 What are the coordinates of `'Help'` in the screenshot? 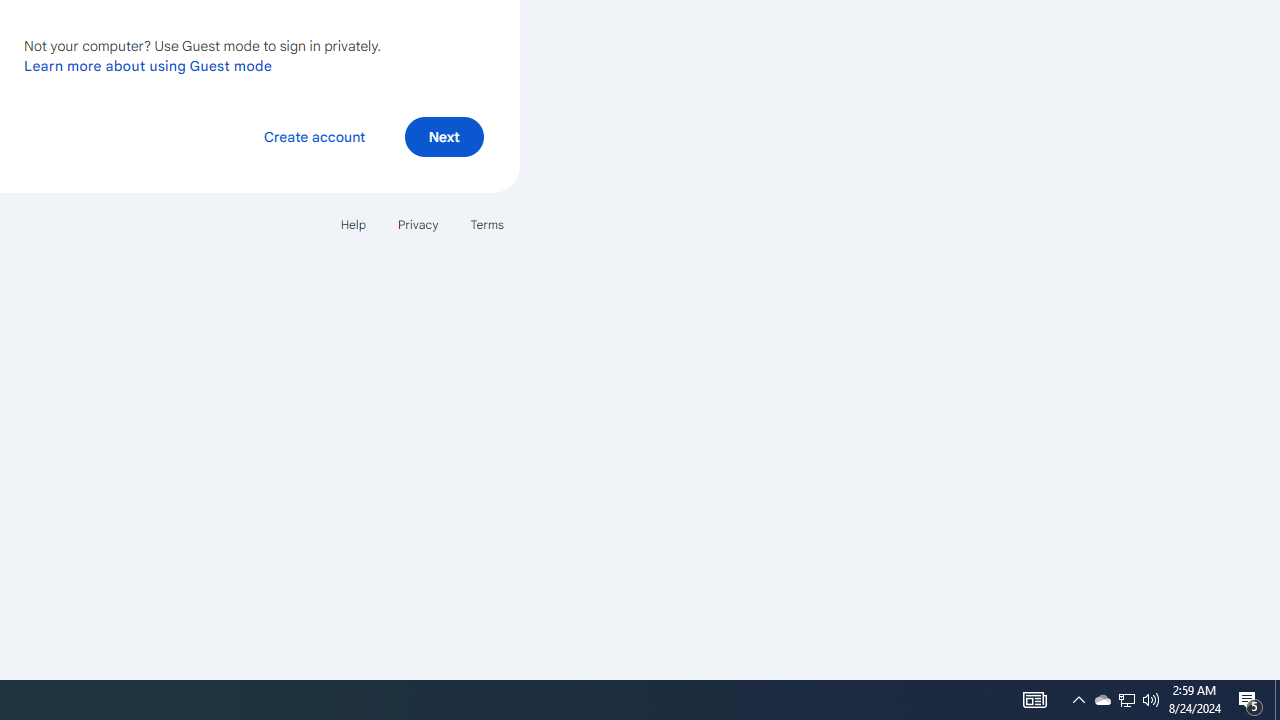 It's located at (352, 224).